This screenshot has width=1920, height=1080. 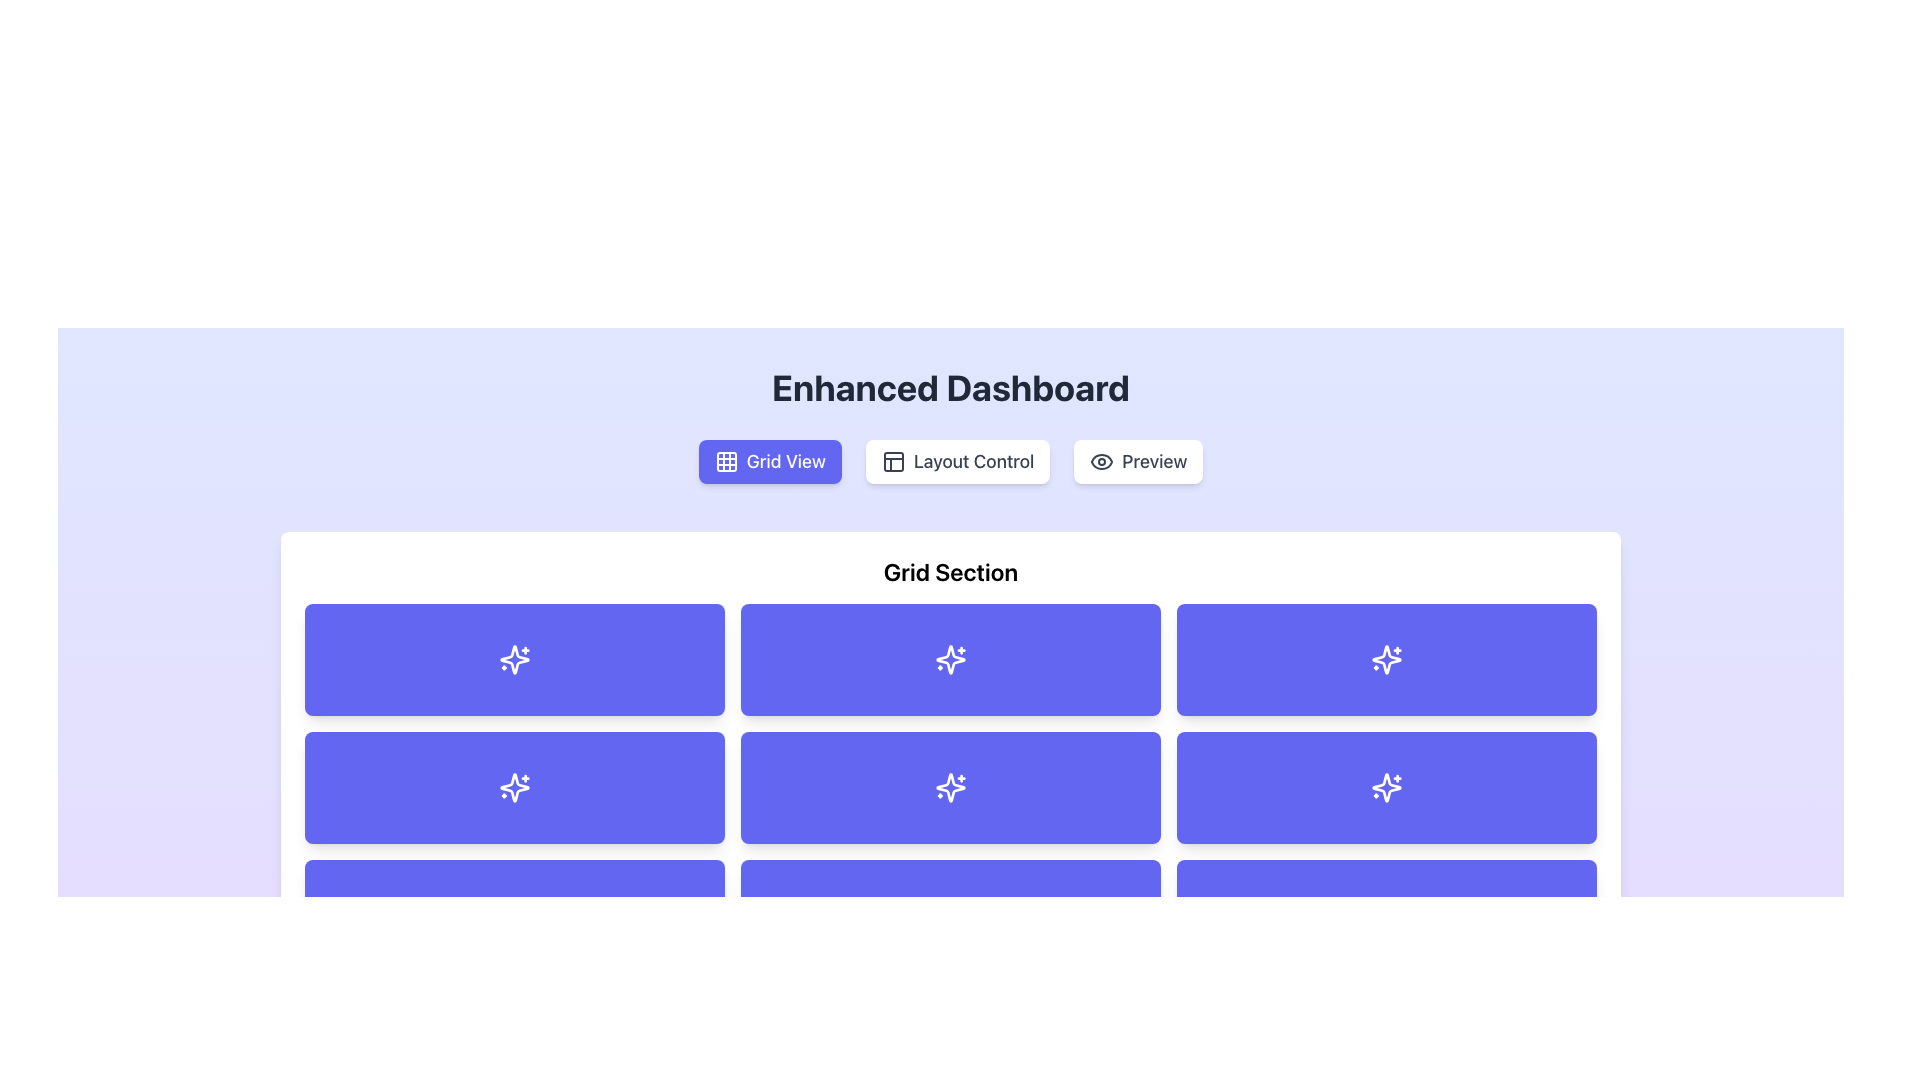 I want to click on the star-like icon with a sparkles design on the blue rectangular button located in the second row and third column of the grid layout in the 'Grid Section', so click(x=1385, y=659).